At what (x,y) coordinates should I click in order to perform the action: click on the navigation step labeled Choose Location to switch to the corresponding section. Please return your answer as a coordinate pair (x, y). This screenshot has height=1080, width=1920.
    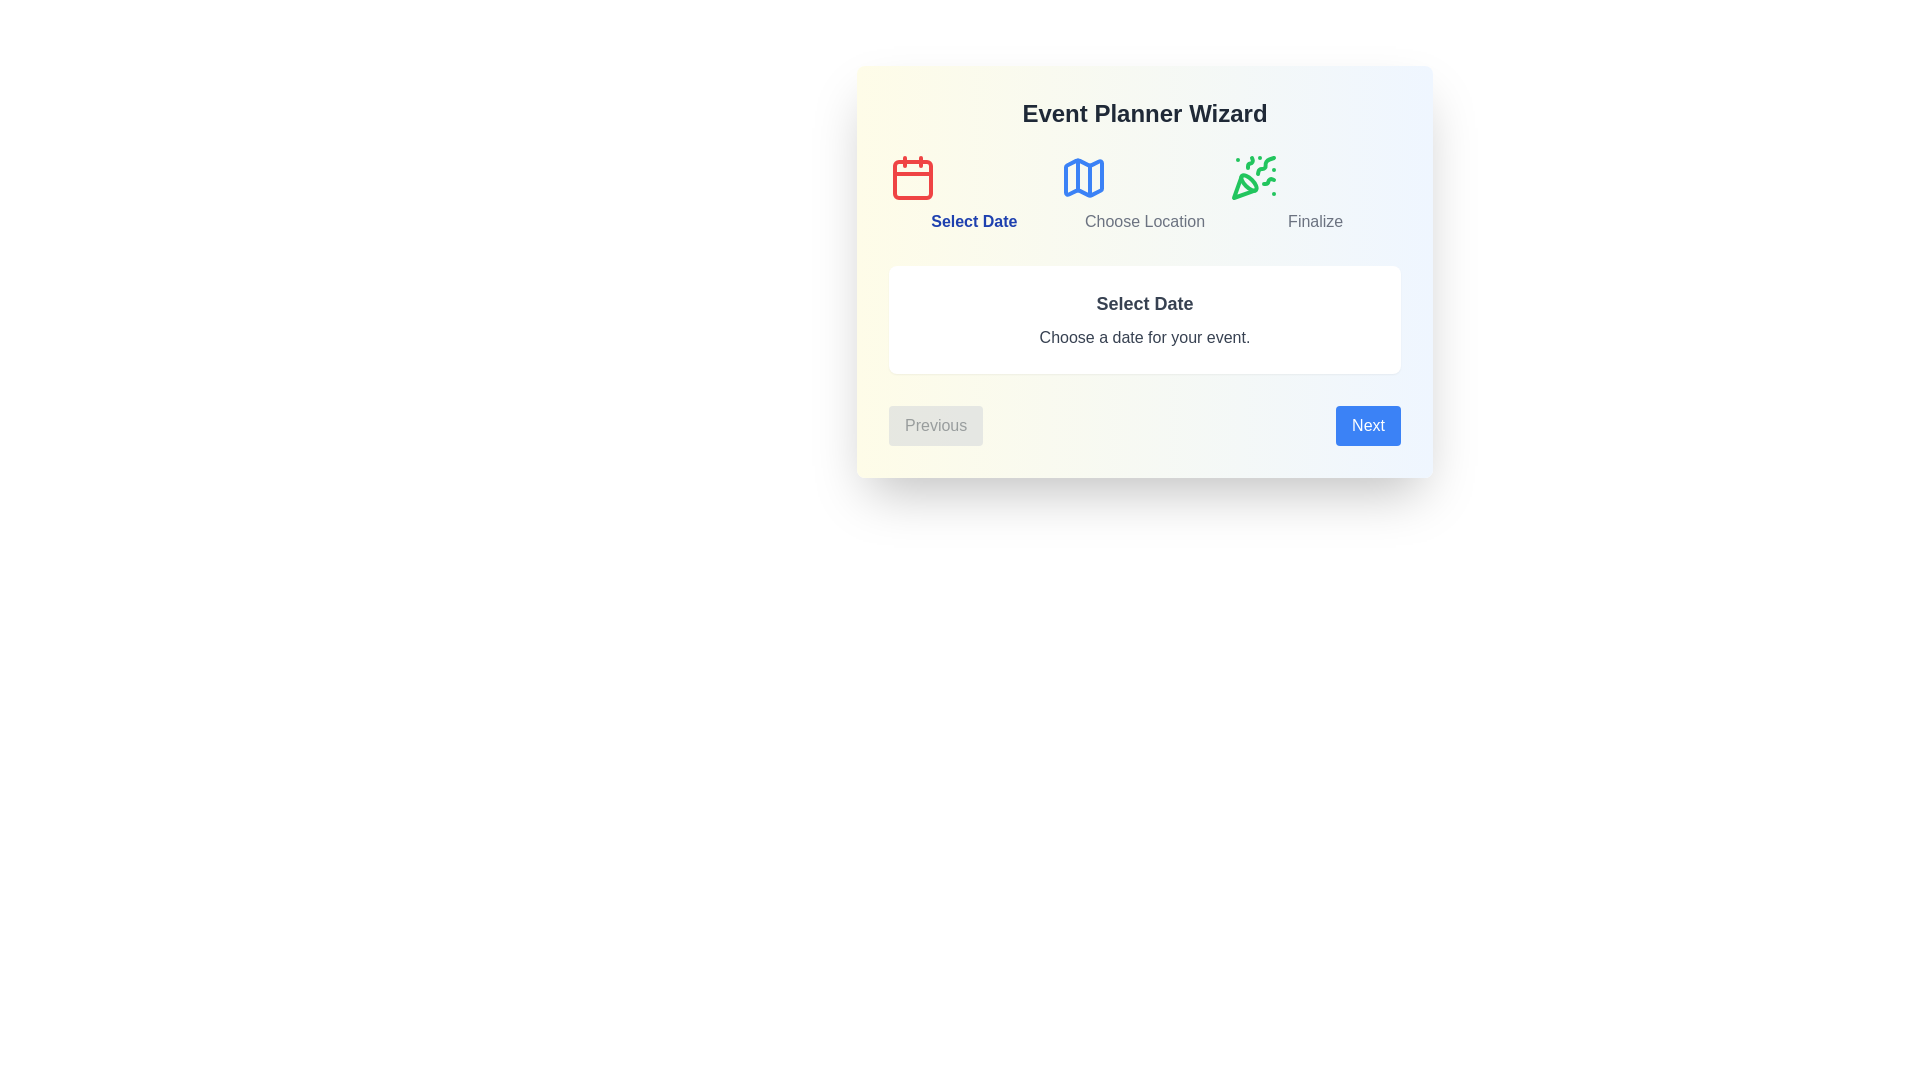
    Looking at the image, I should click on (1145, 193).